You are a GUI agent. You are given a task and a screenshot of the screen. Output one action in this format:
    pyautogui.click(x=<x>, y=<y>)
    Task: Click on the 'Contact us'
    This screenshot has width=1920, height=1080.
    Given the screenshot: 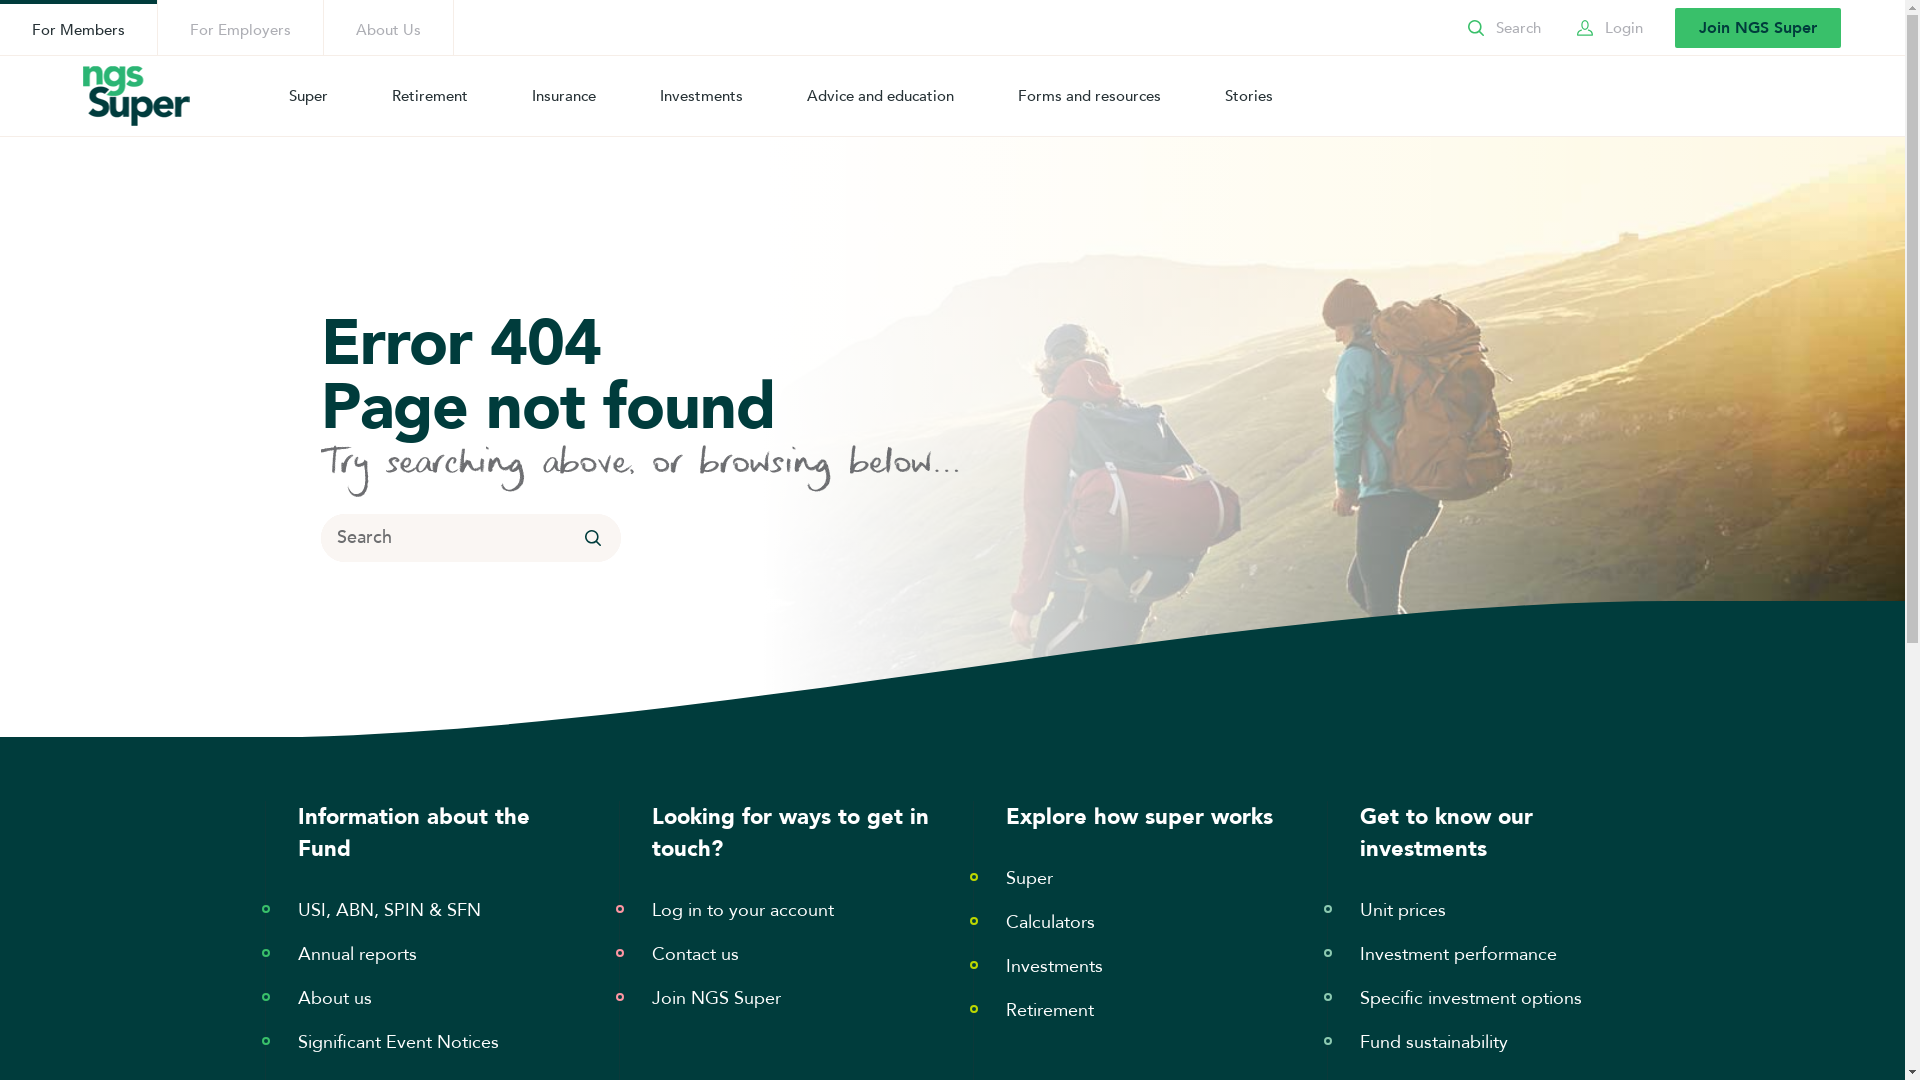 What is the action you would take?
    pyautogui.click(x=652, y=953)
    